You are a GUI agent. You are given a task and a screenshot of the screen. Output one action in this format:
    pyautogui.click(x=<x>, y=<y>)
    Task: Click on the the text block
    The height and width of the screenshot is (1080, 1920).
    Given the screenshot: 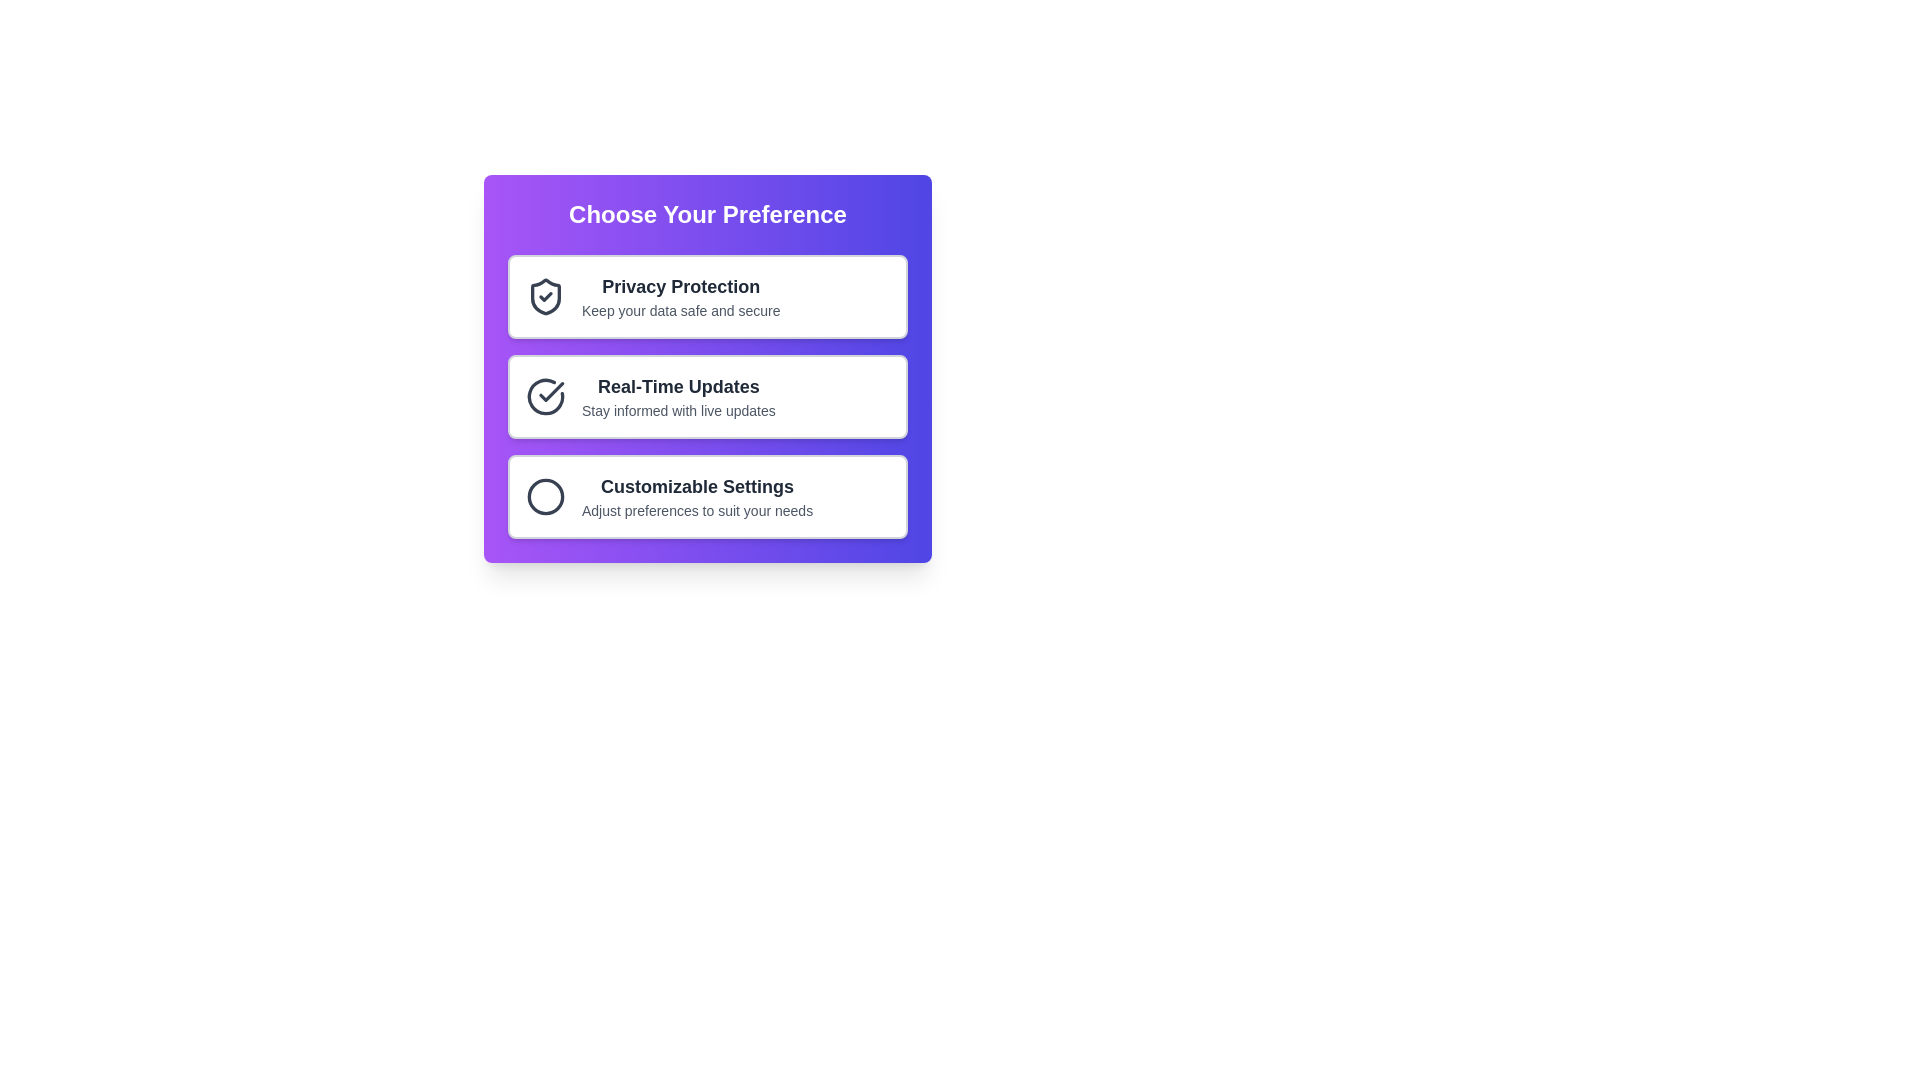 What is the action you would take?
    pyautogui.click(x=678, y=397)
    